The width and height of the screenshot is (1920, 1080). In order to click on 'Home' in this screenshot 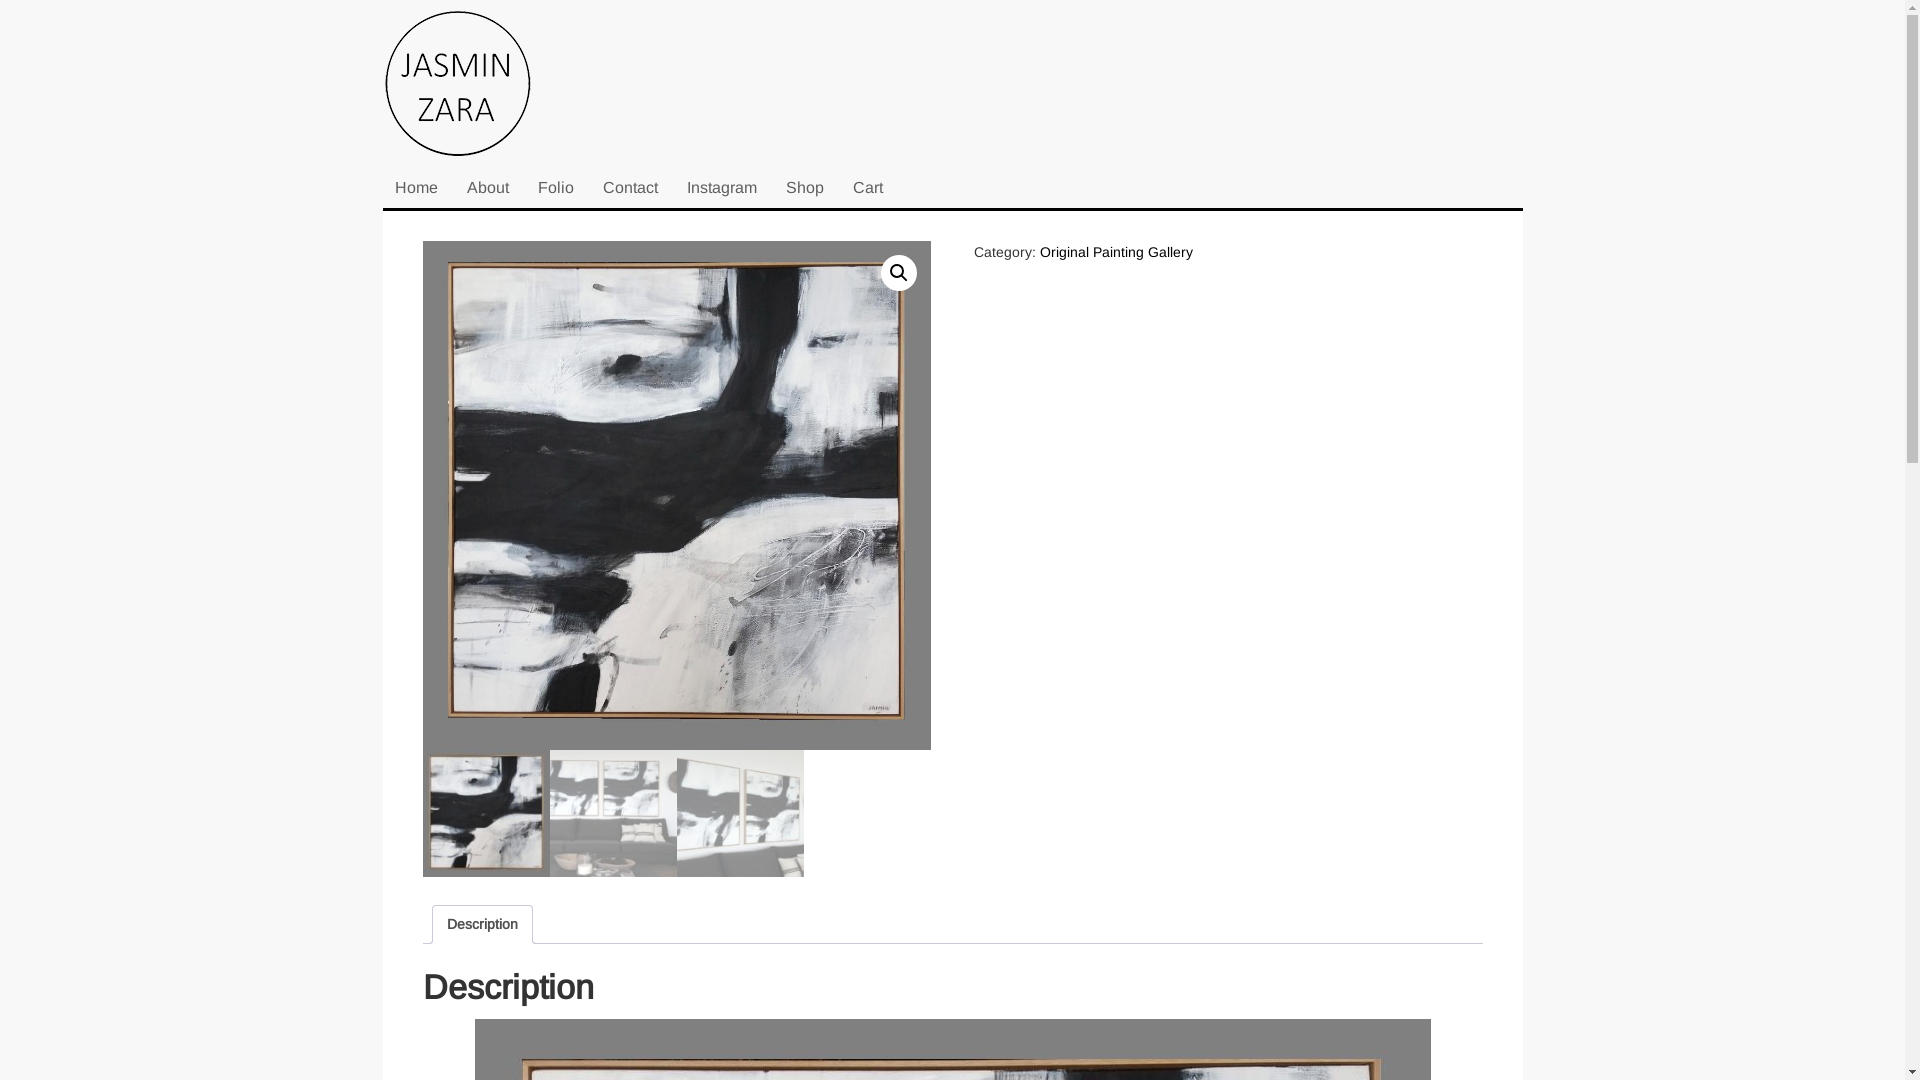, I will do `click(382, 188)`.